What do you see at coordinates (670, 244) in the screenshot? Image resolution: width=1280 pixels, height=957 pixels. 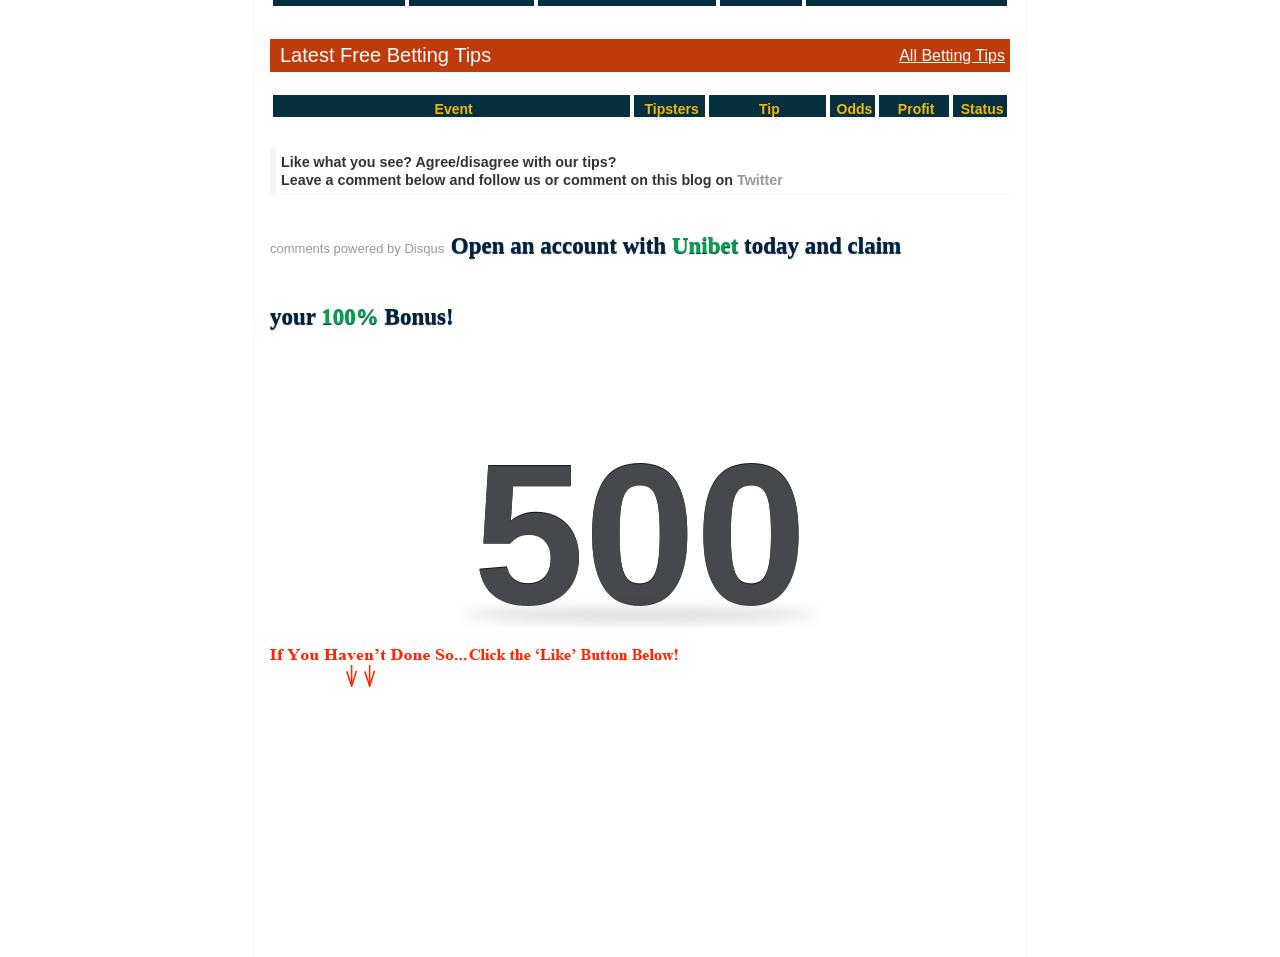 I see `'Unibet'` at bounding box center [670, 244].